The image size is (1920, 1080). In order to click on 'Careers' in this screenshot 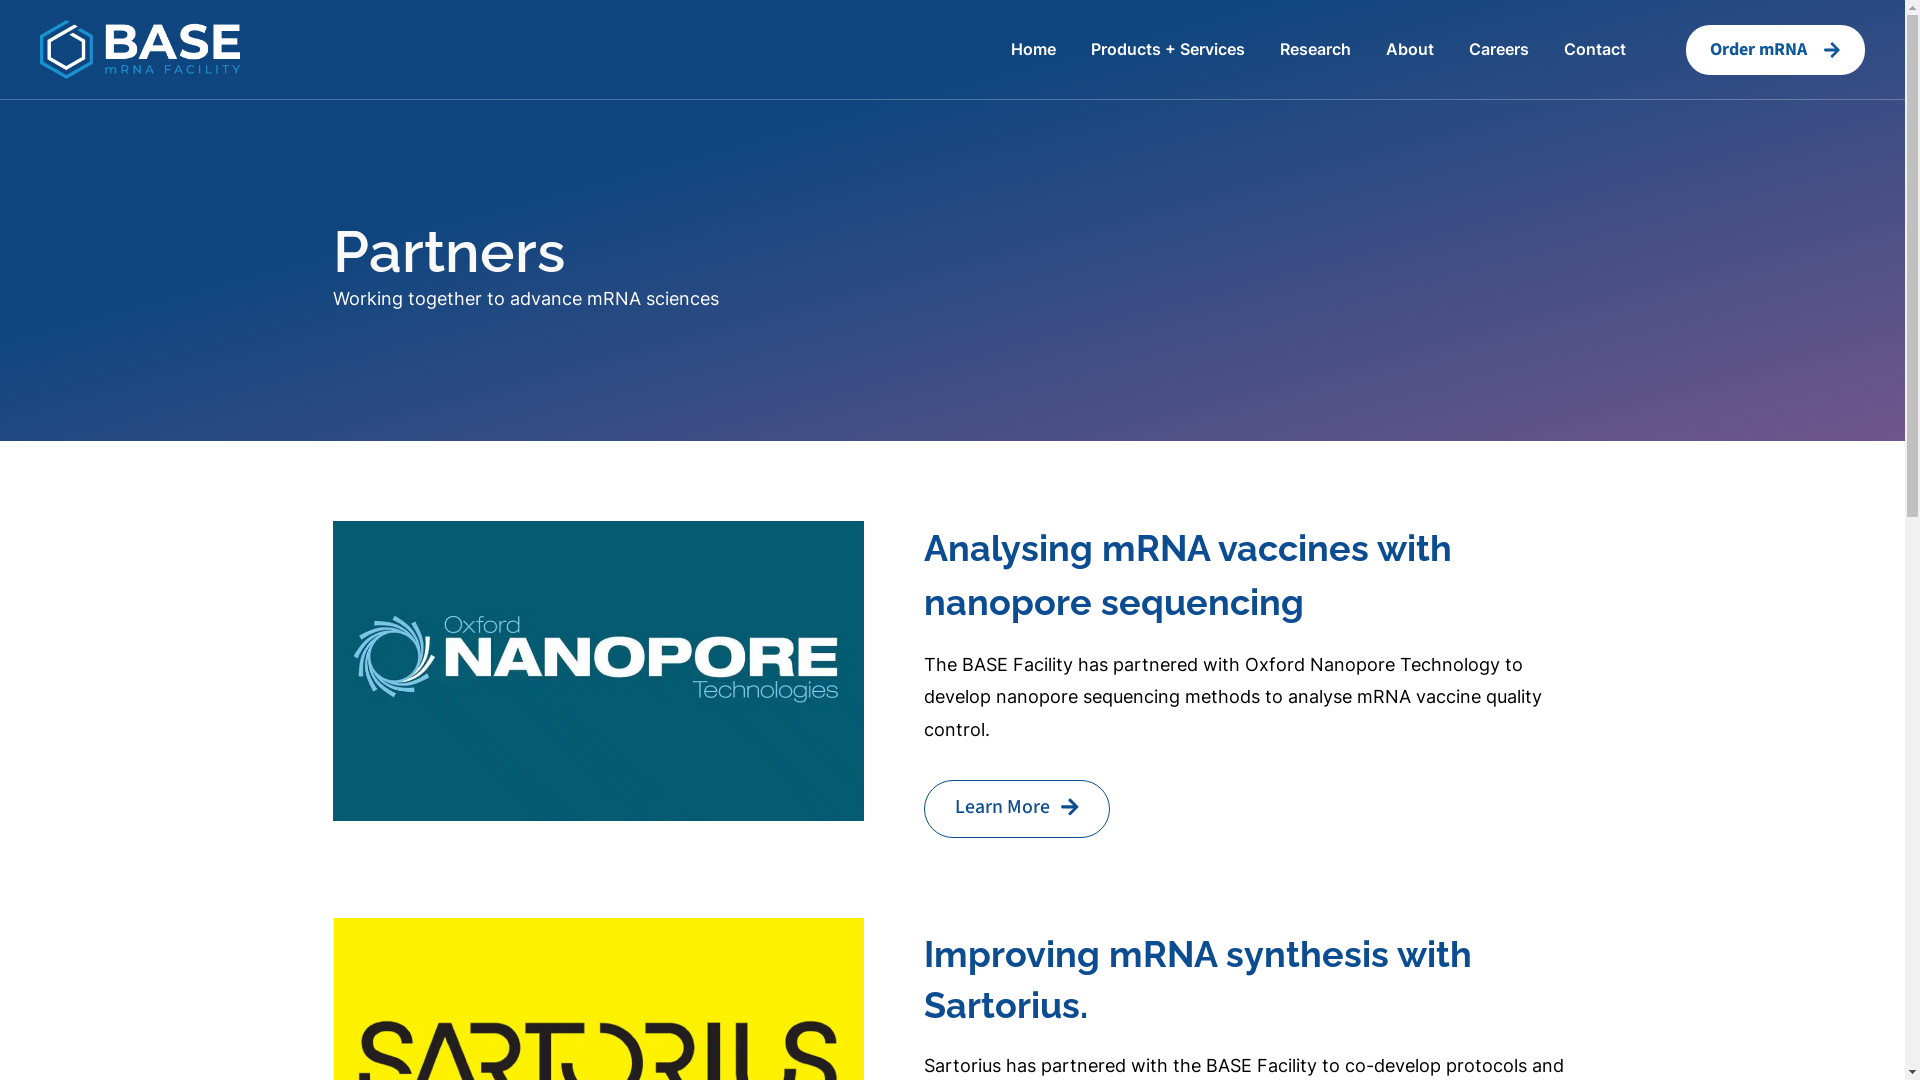, I will do `click(1498, 48)`.